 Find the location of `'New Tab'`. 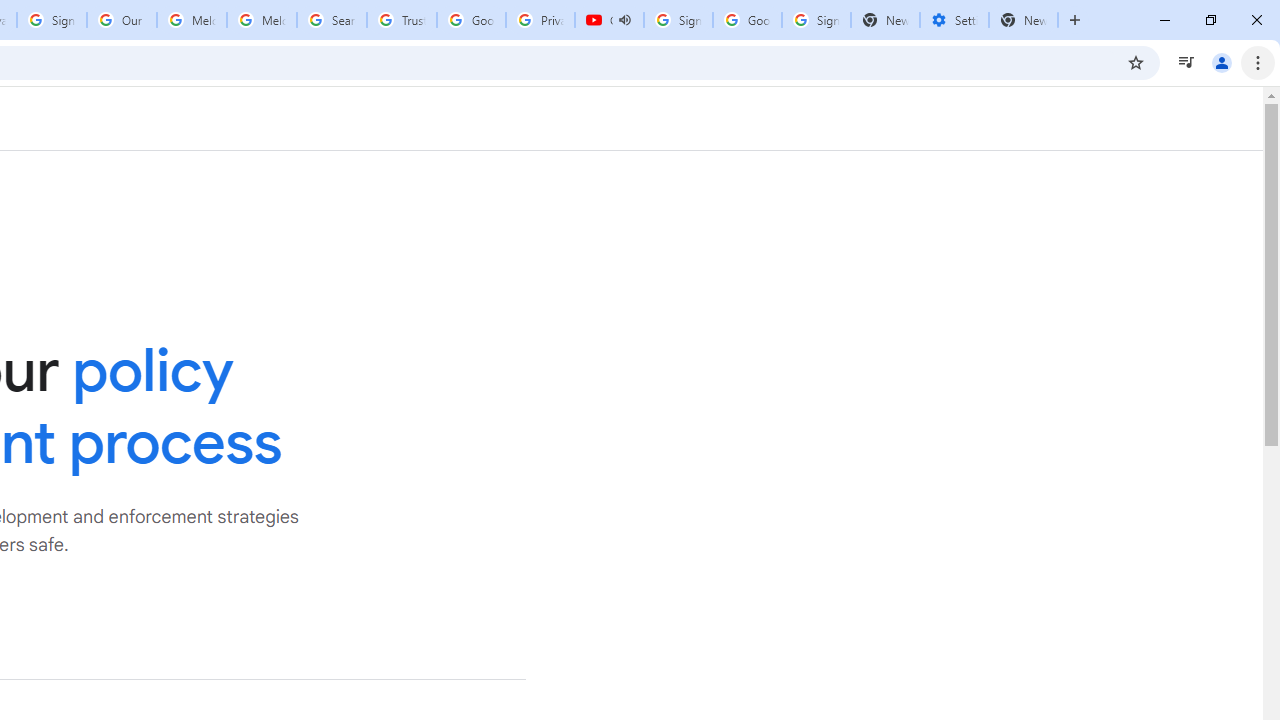

'New Tab' is located at coordinates (1024, 20).